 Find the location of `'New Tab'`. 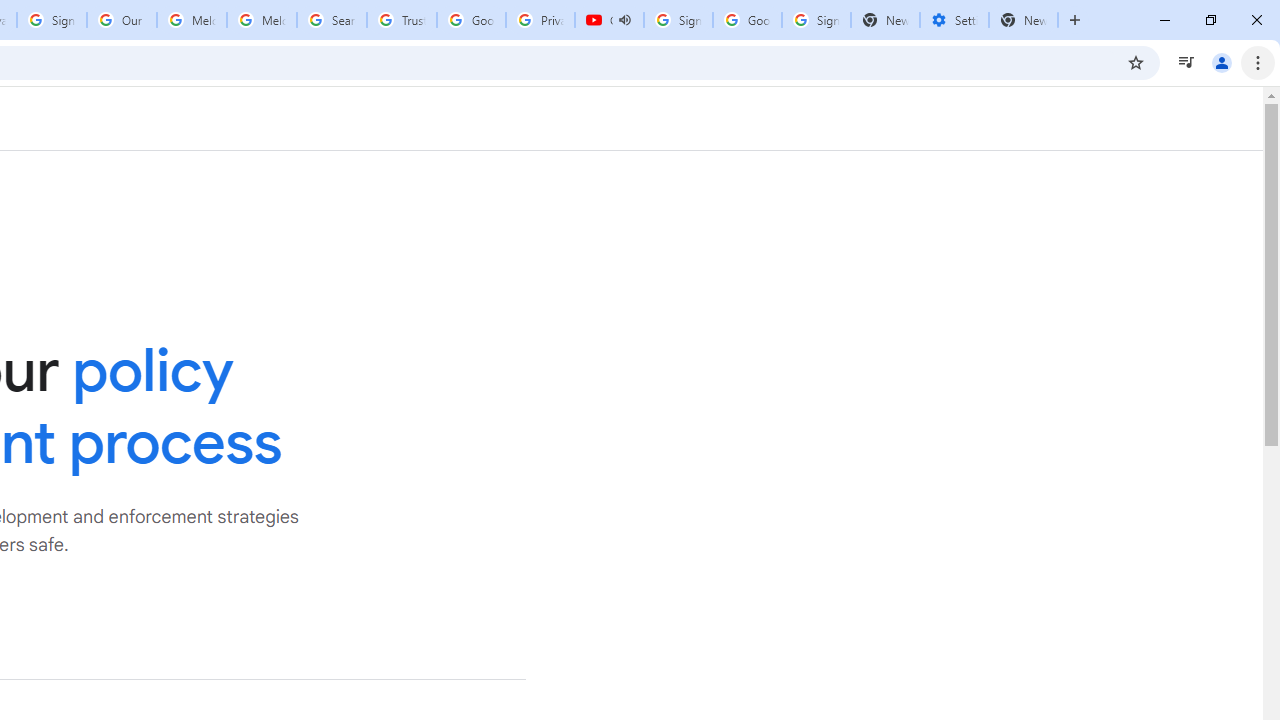

'New Tab' is located at coordinates (1024, 20).